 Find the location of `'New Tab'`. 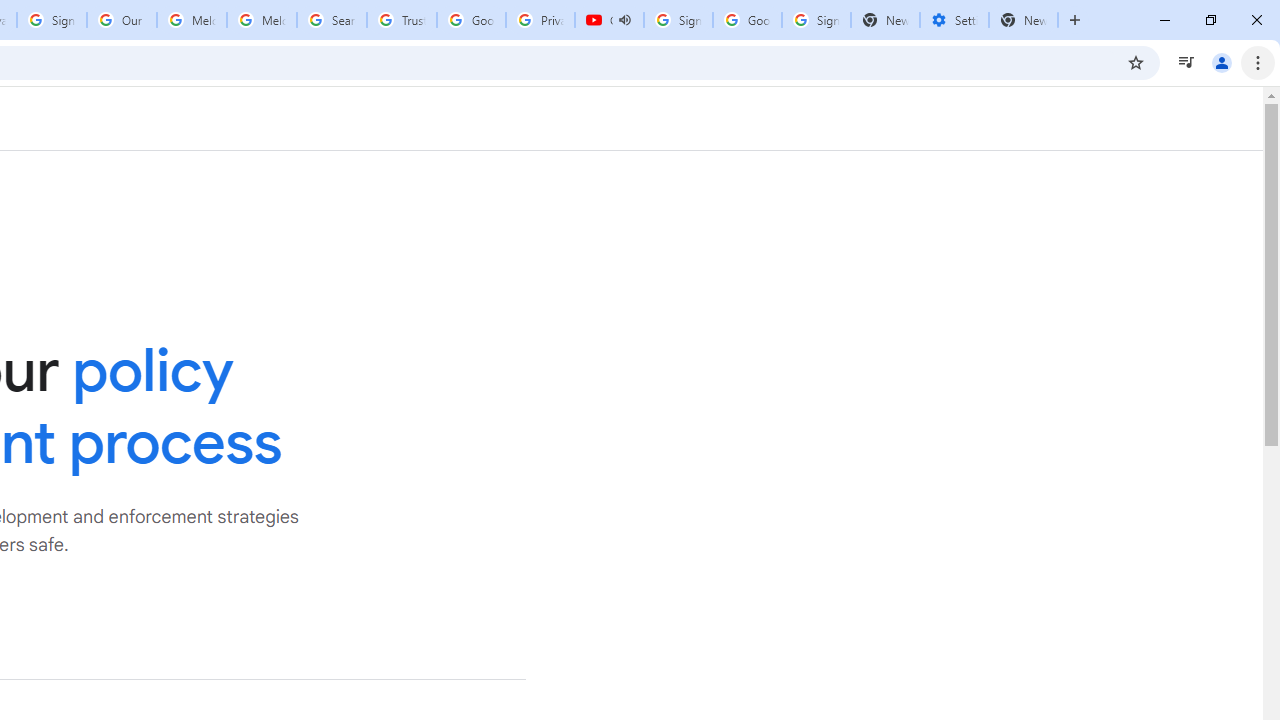

'New Tab' is located at coordinates (1024, 20).